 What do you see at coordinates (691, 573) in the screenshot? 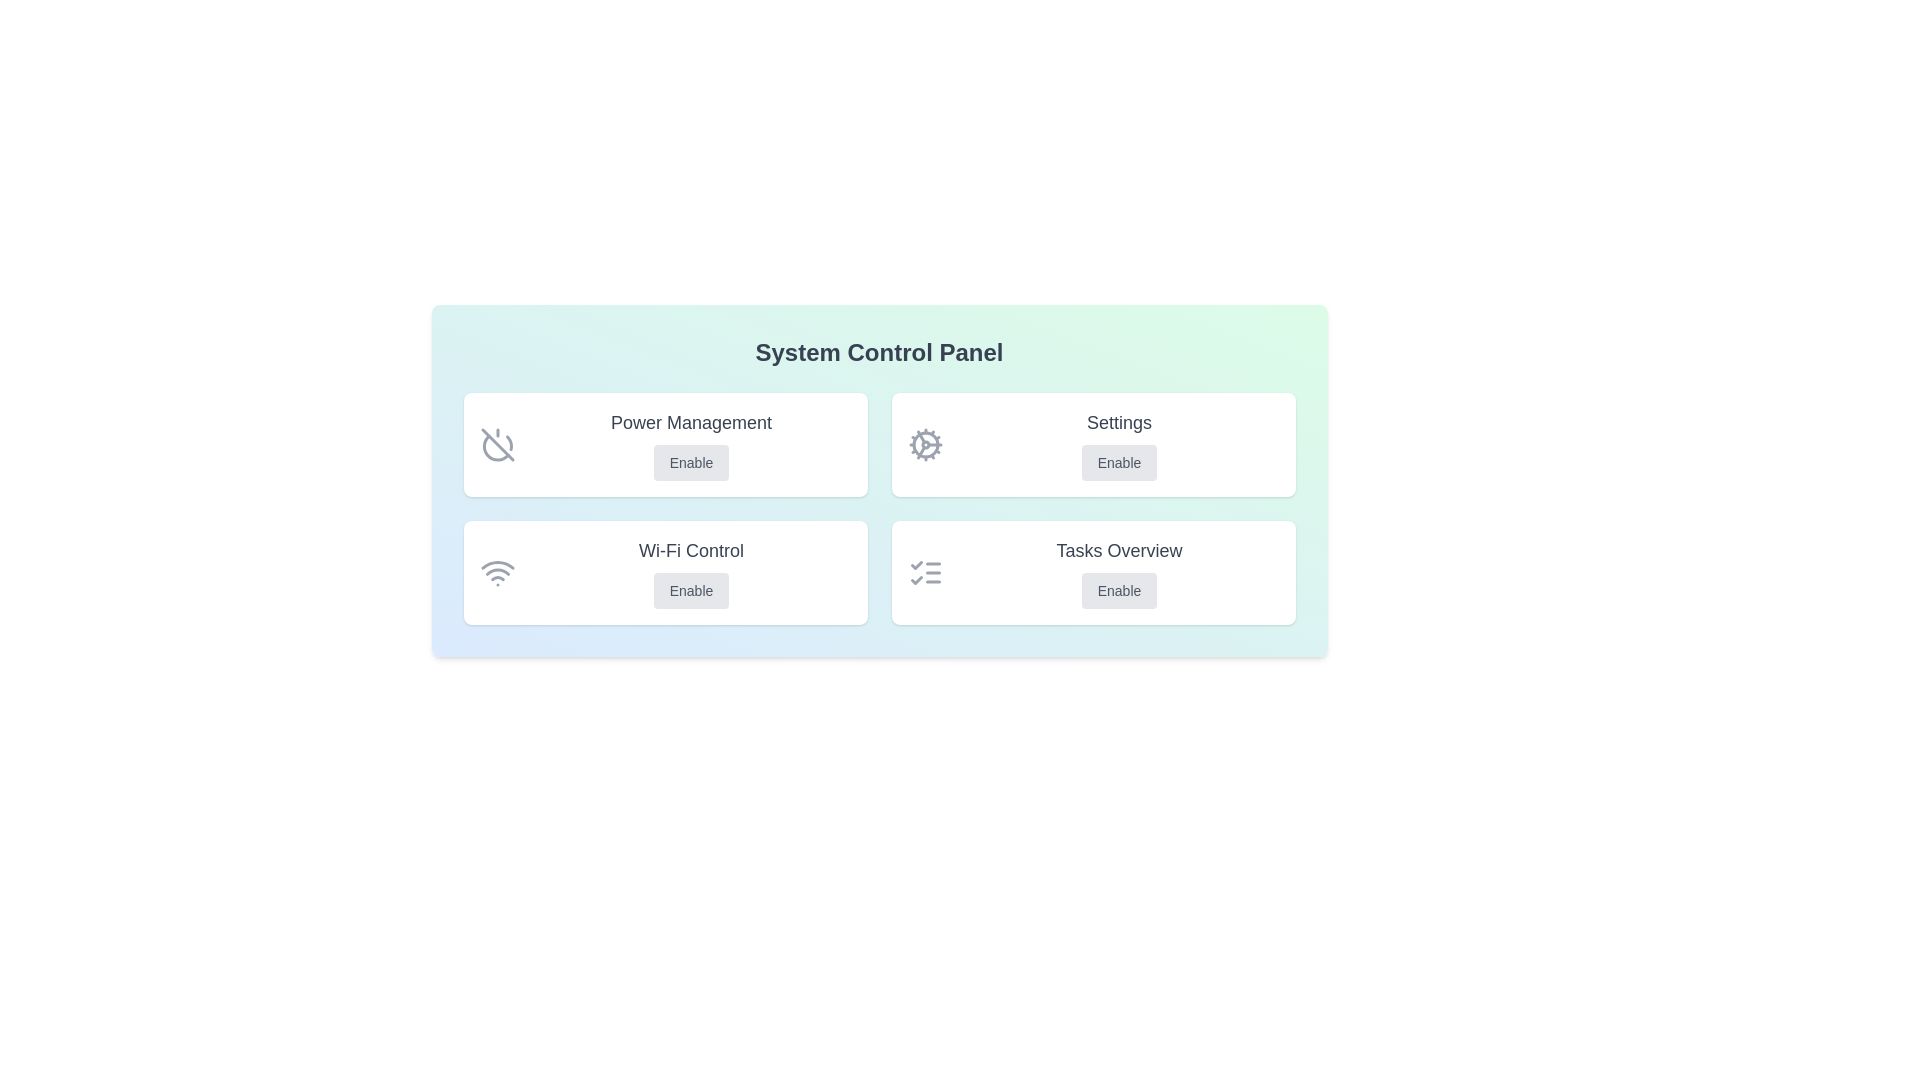
I see `the 'Enable' button in the 'Wi-Fi Control' section` at bounding box center [691, 573].